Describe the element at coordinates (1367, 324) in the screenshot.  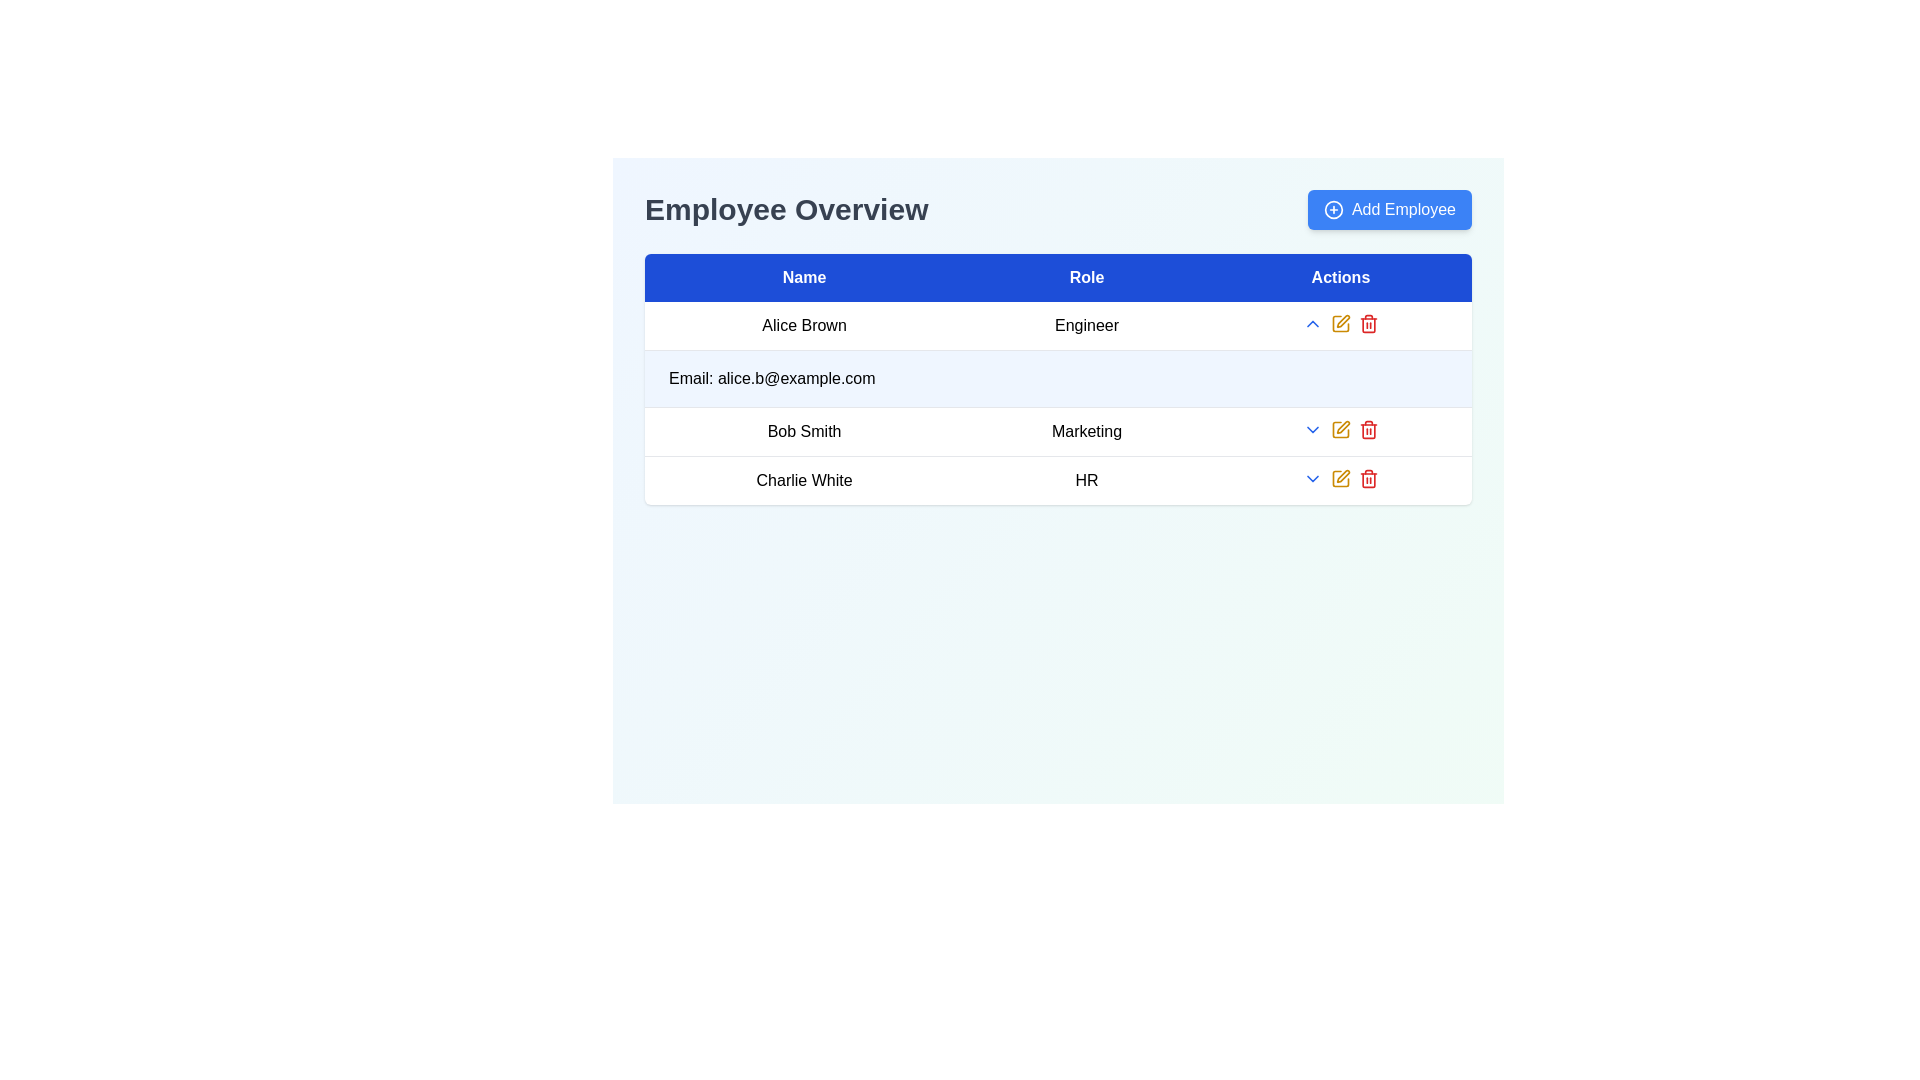
I see `the delete icon in the 'Actions' column of the second row in the table` at that location.